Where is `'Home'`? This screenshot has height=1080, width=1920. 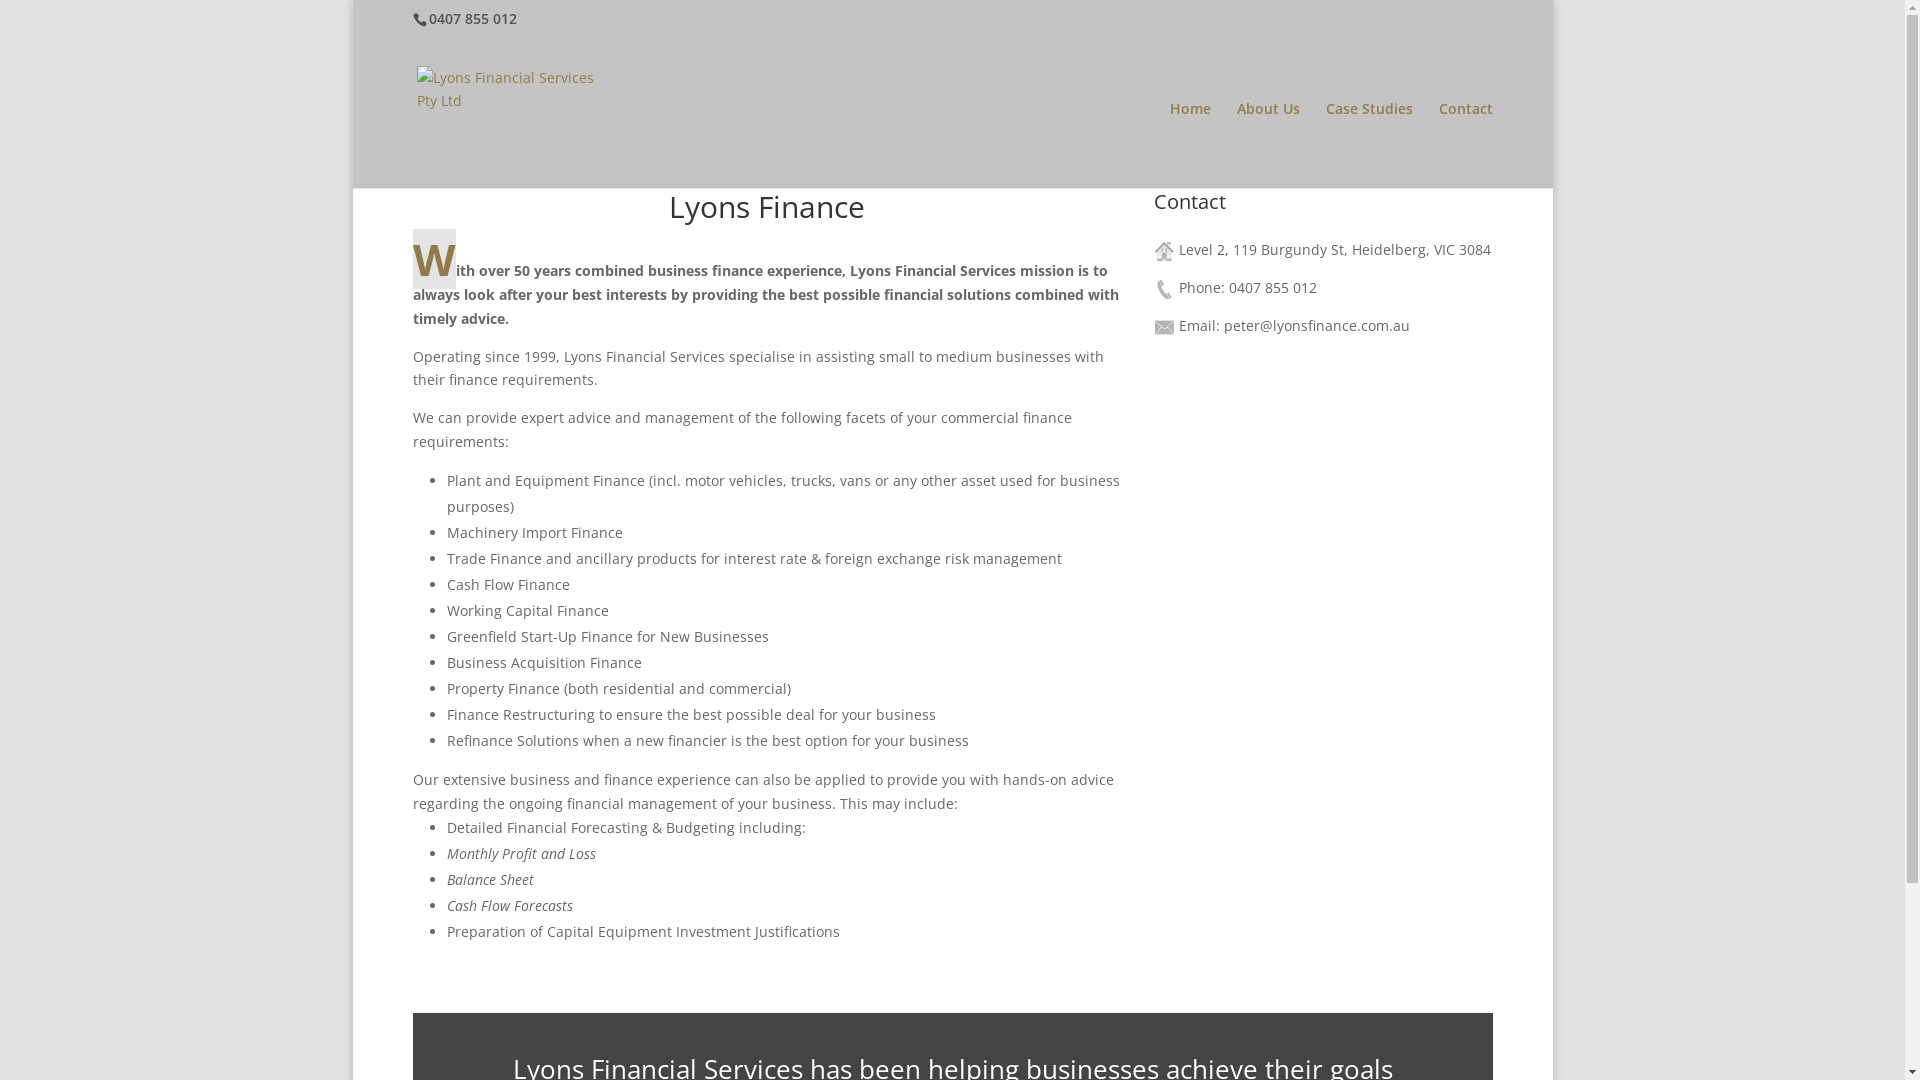 'Home' is located at coordinates (1190, 144).